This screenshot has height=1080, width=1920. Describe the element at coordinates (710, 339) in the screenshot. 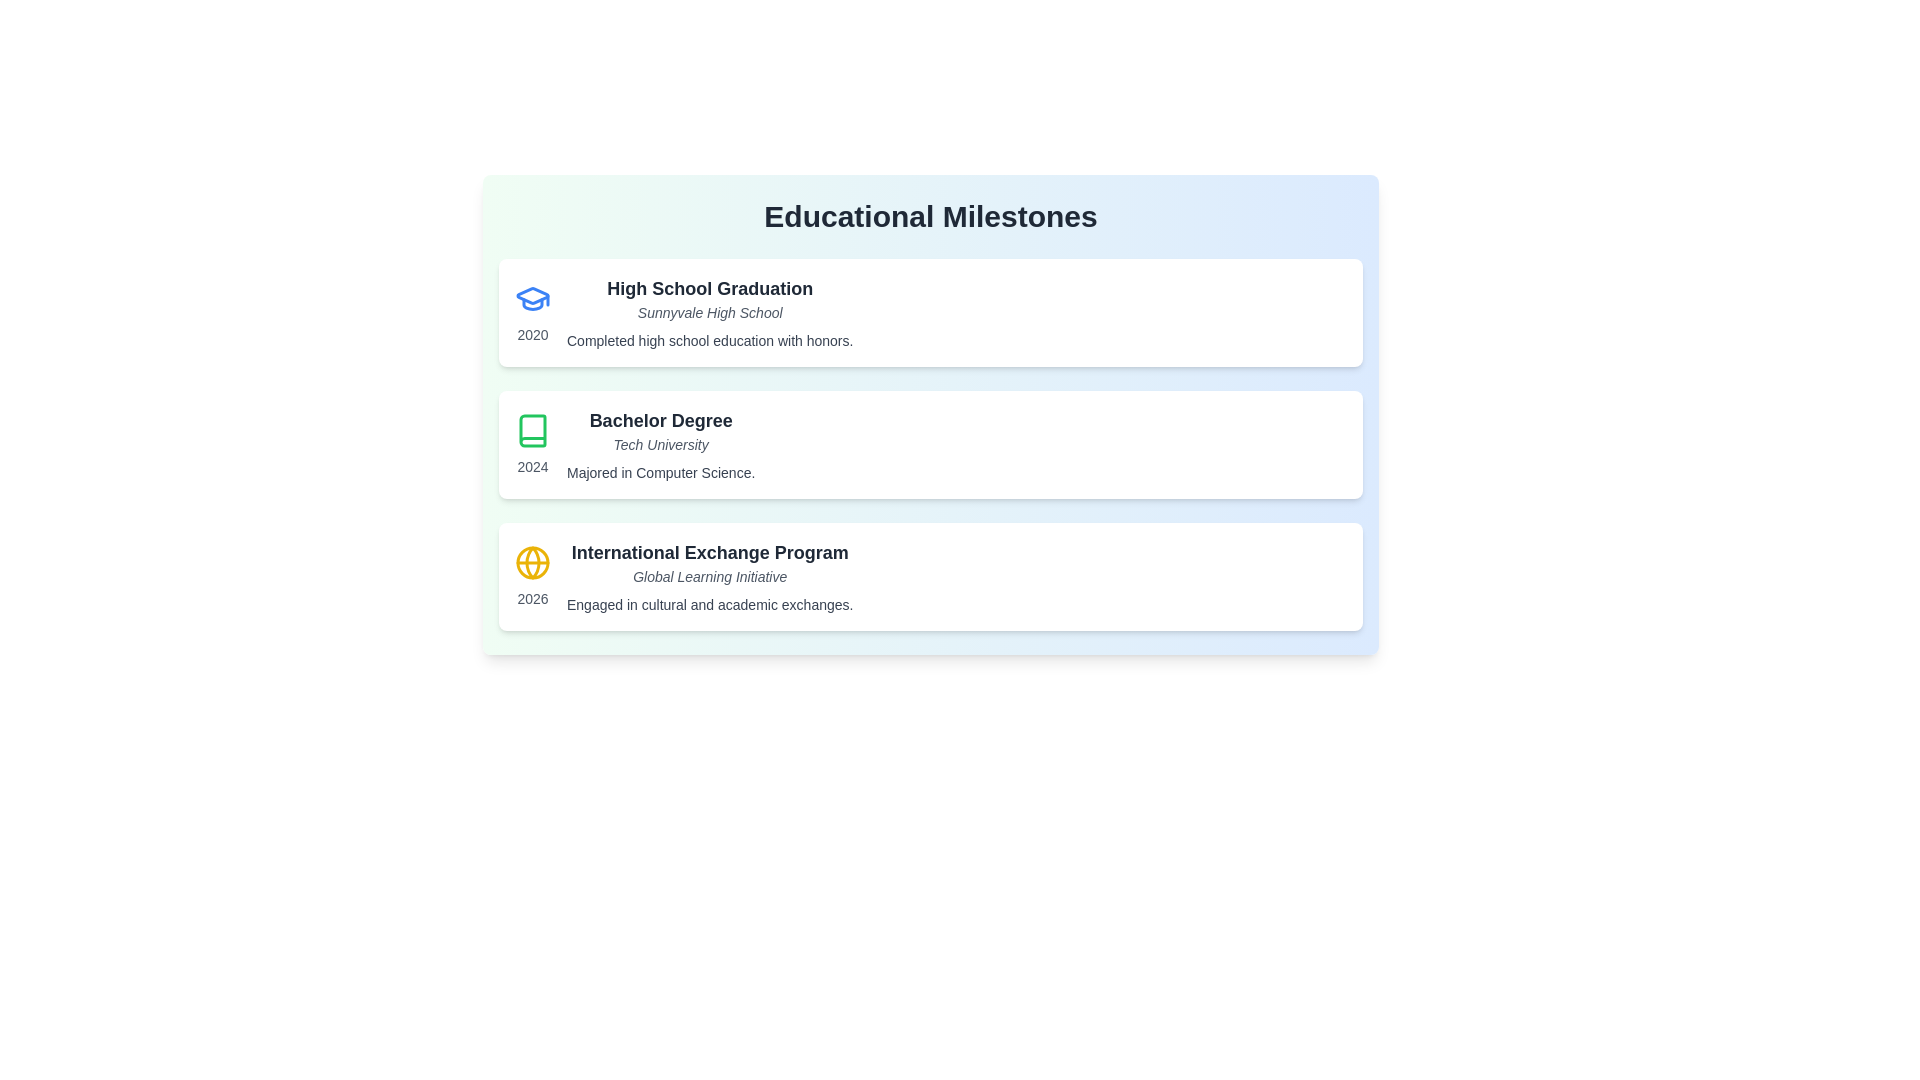

I see `text element displaying 'Completed high school education with honors.' located below the title 'High School Graduation' and subtitle 'Sunnyvale High School'` at that location.